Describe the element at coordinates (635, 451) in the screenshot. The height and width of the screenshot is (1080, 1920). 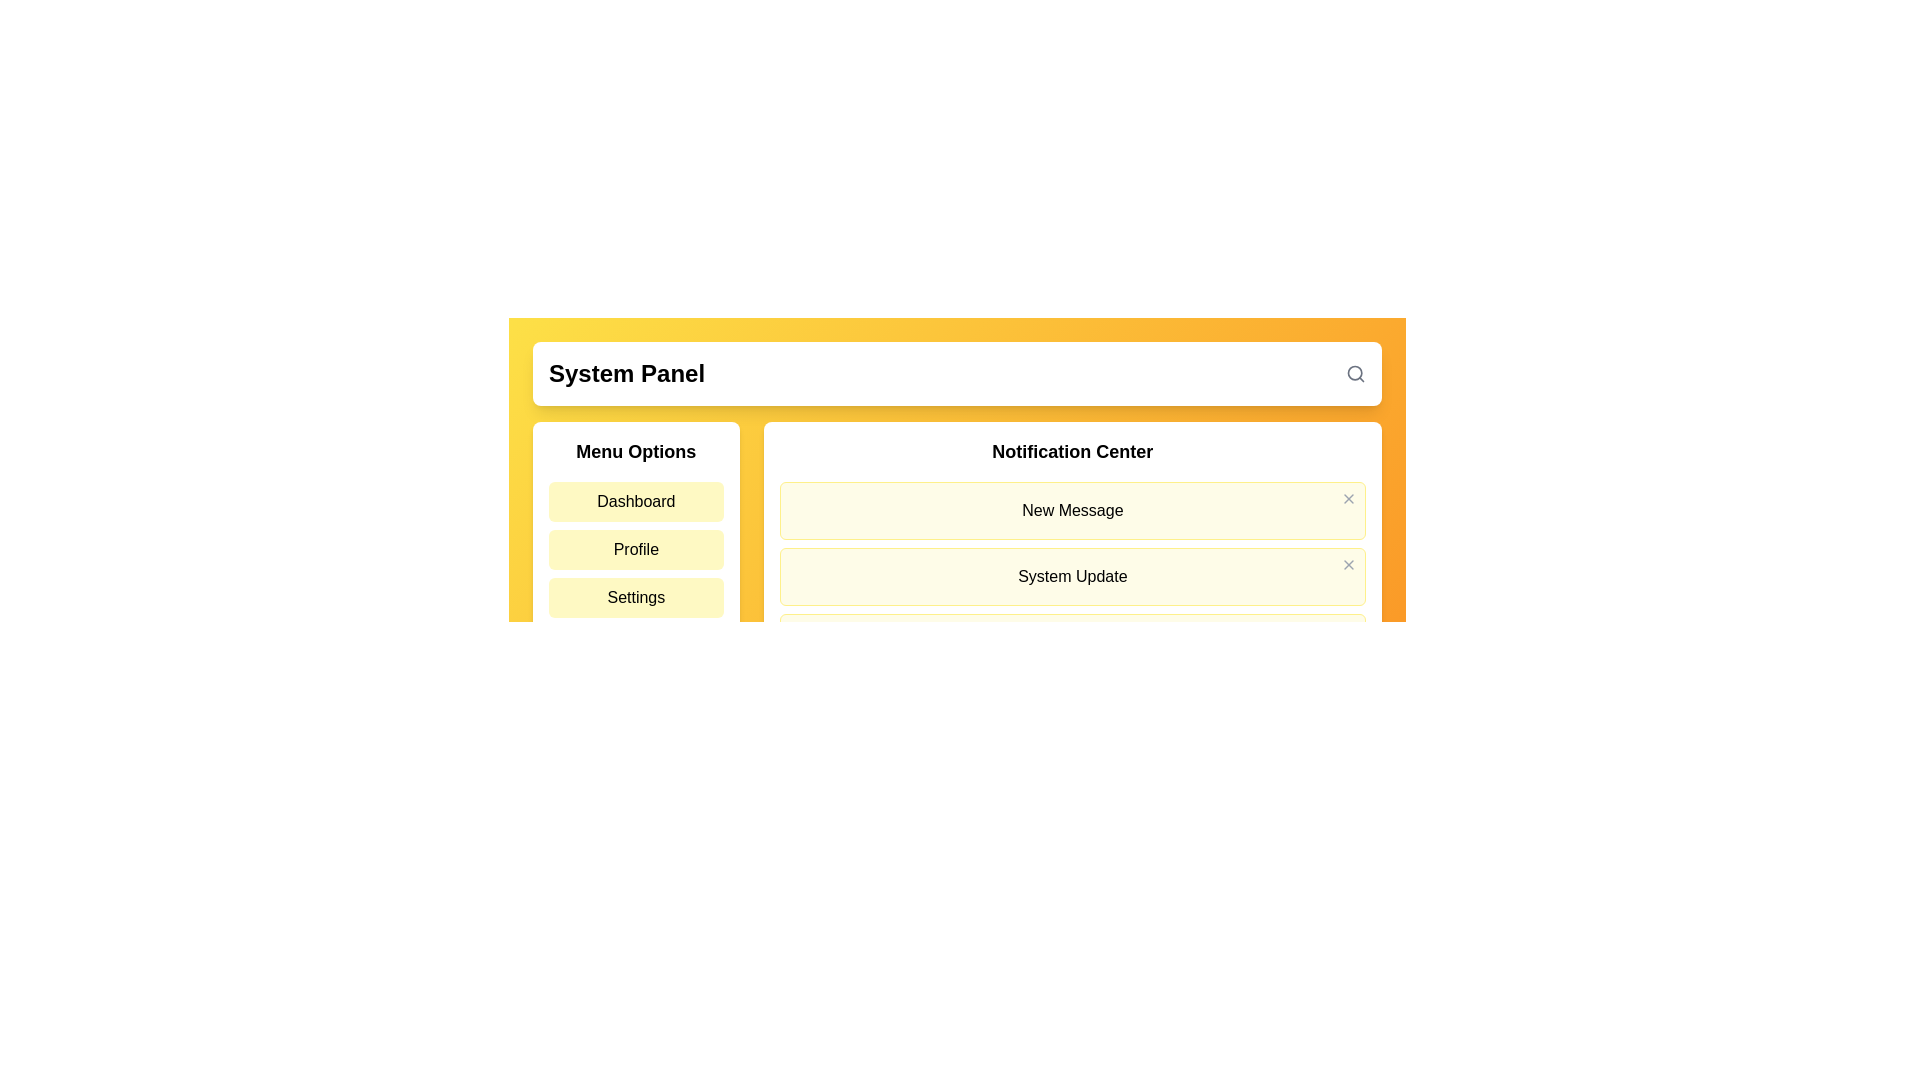
I see `the 'Menu Options' static text label, which is bold and located at the top of the left panel above the 'Dashboard', 'Profile', and 'Settings' options` at that location.